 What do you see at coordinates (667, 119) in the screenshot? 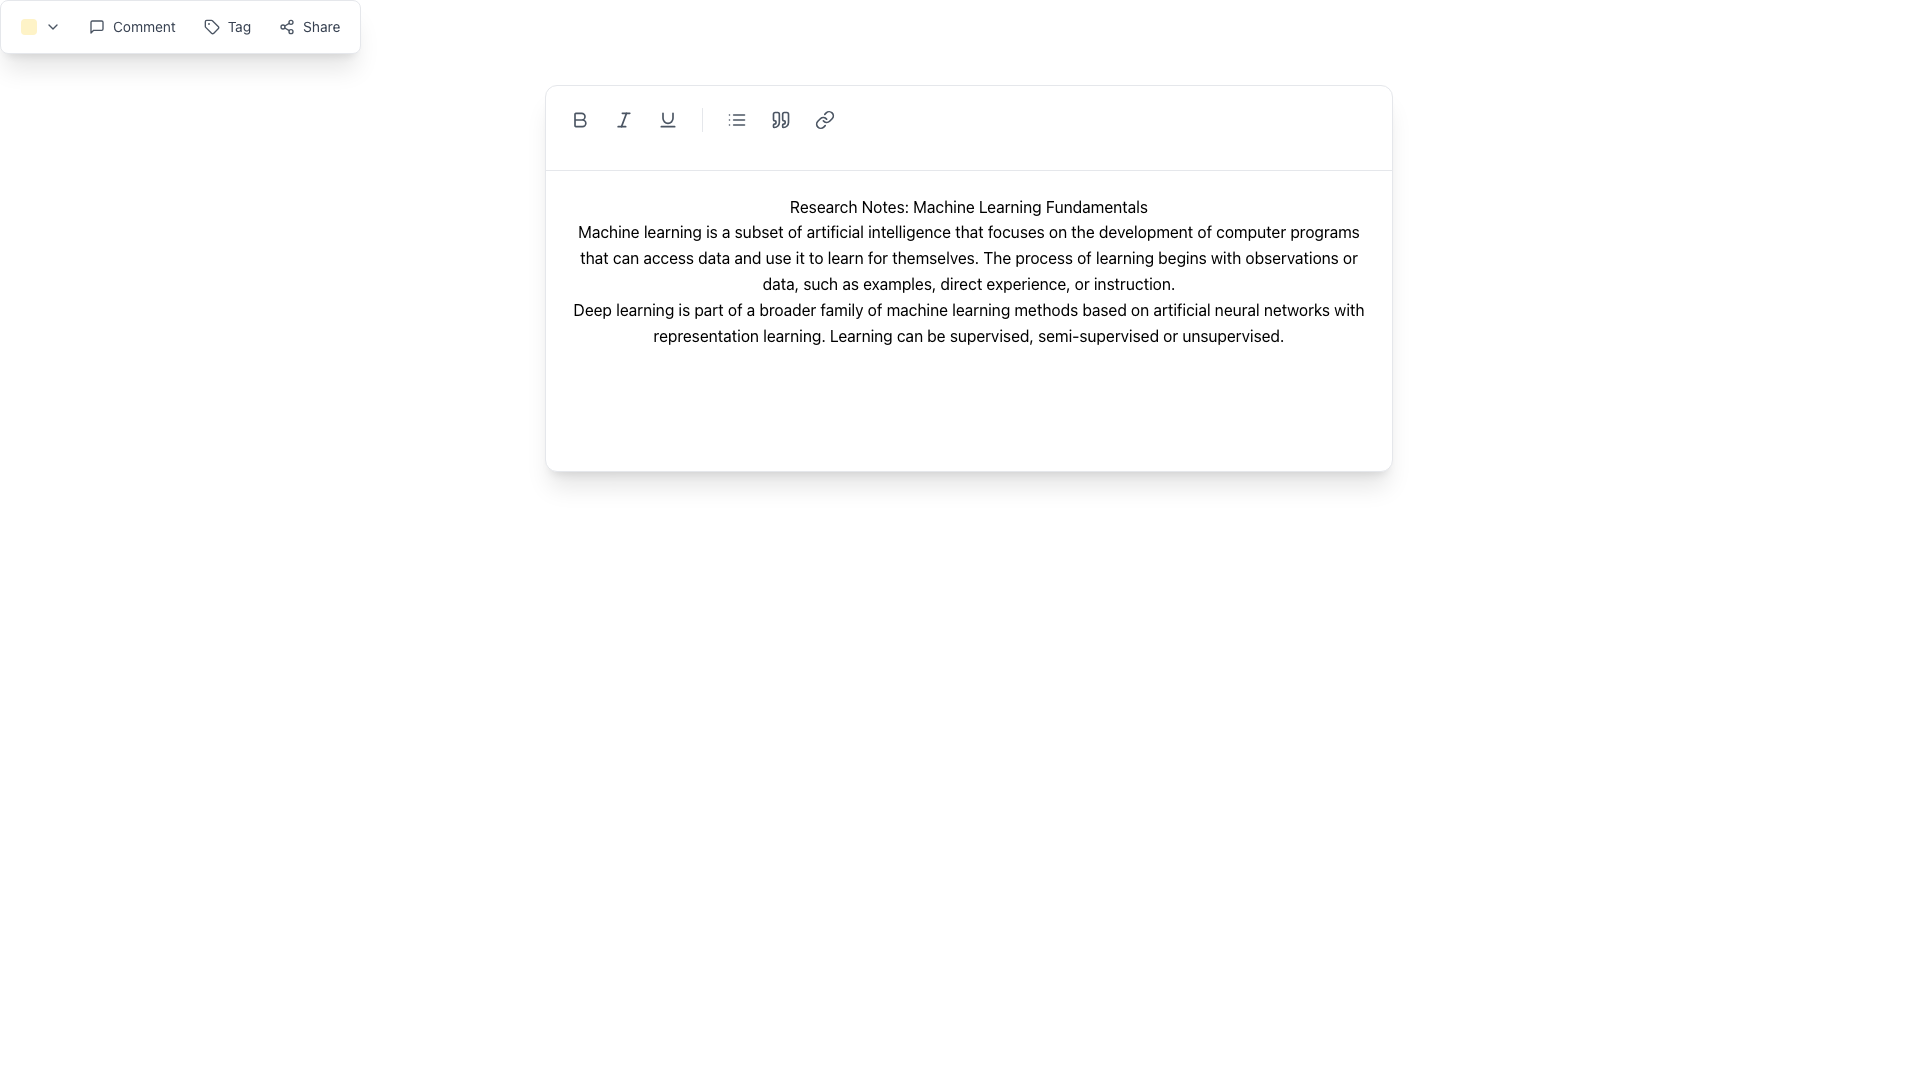
I see `the underline button icon in the text editor toolbar` at bounding box center [667, 119].